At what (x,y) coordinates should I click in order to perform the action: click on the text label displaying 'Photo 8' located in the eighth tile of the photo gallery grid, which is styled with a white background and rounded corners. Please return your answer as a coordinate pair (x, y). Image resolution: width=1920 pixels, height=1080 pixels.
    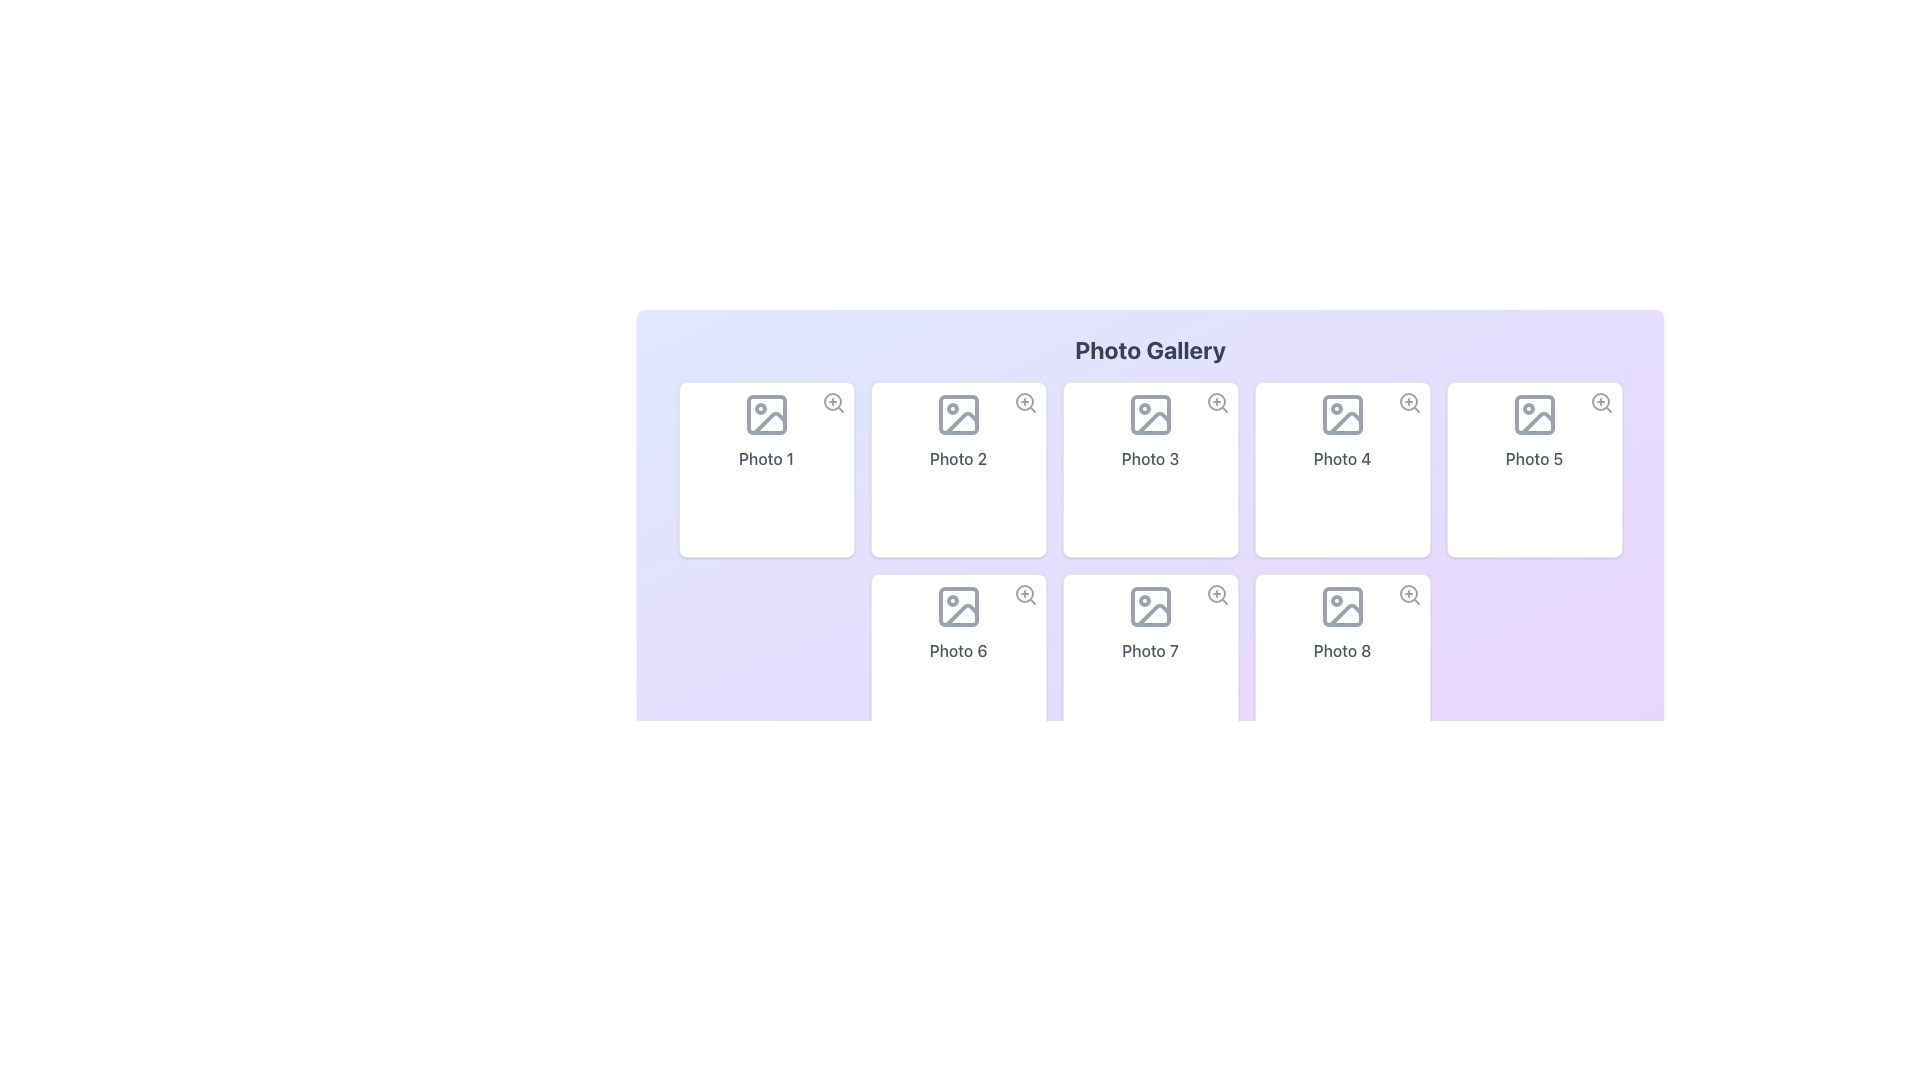
    Looking at the image, I should click on (1342, 651).